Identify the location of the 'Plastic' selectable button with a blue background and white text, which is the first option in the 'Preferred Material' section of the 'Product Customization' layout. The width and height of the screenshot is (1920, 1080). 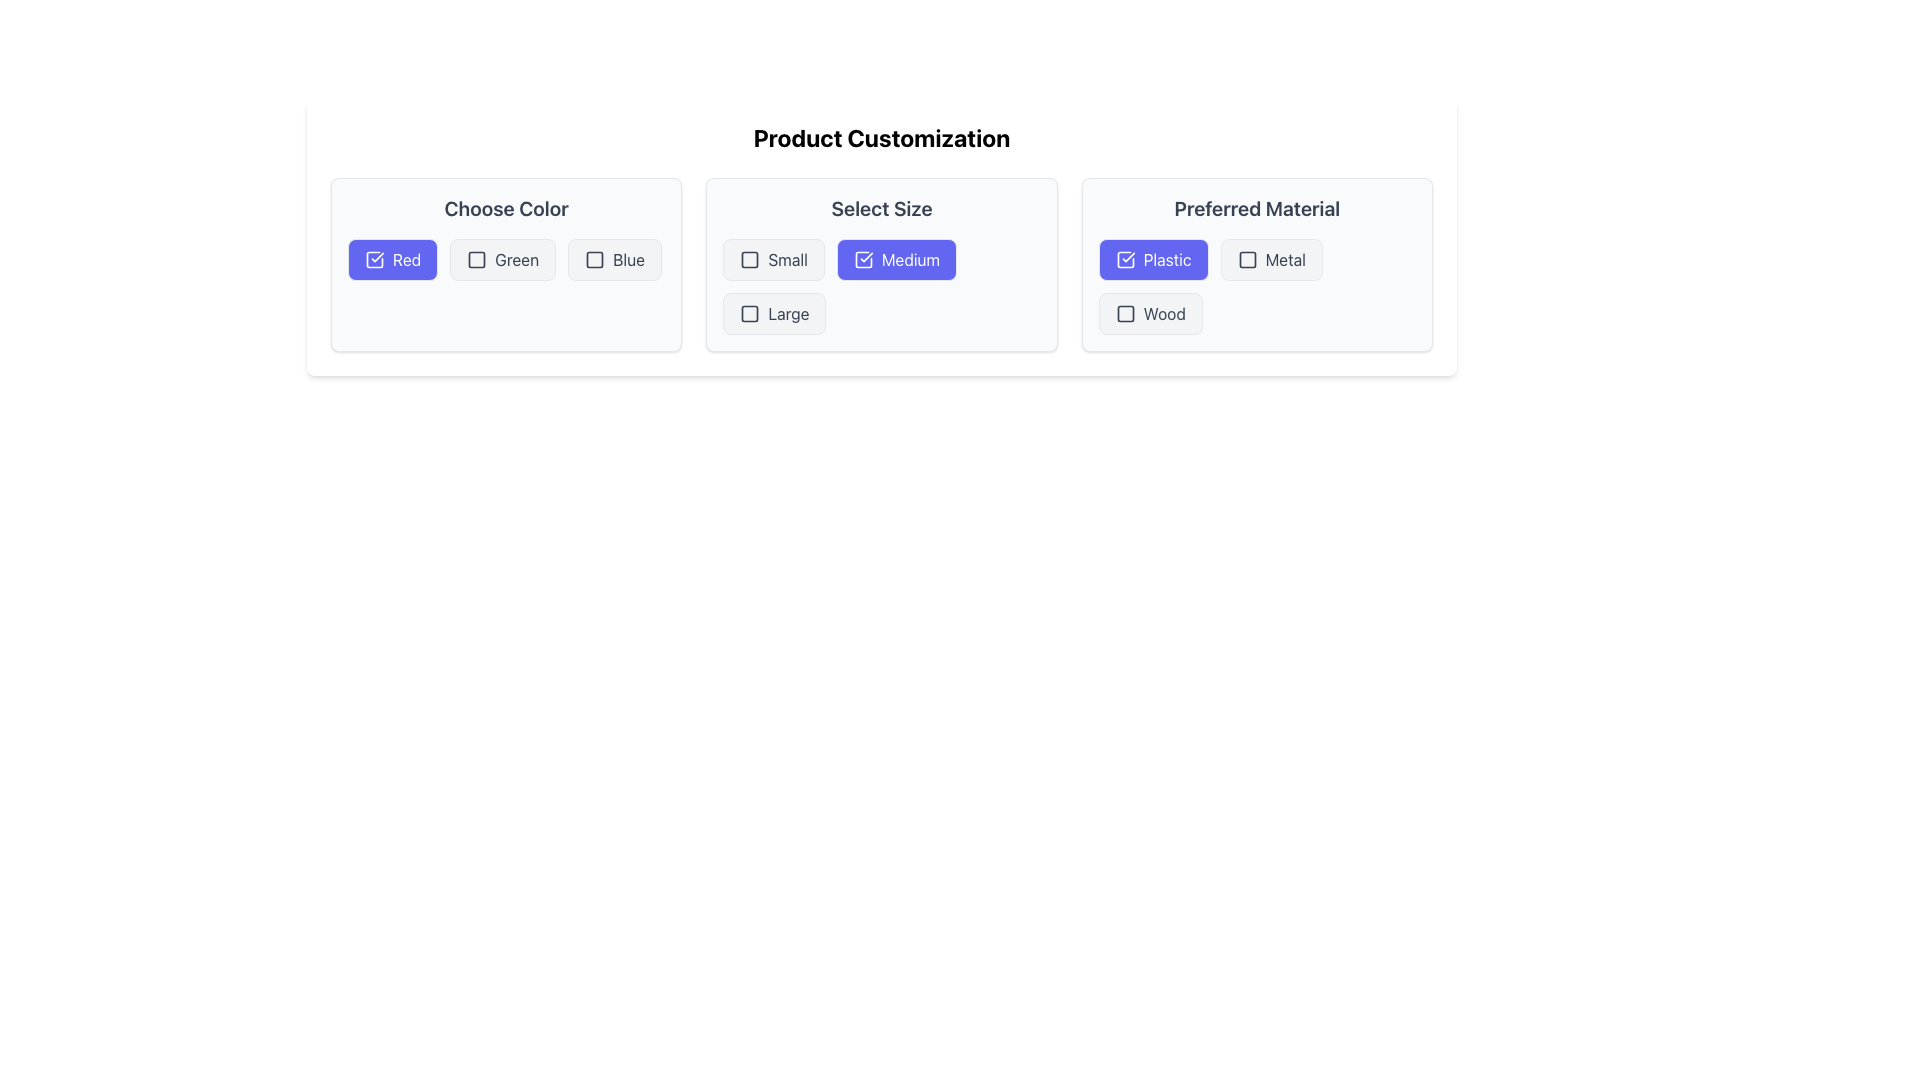
(1153, 258).